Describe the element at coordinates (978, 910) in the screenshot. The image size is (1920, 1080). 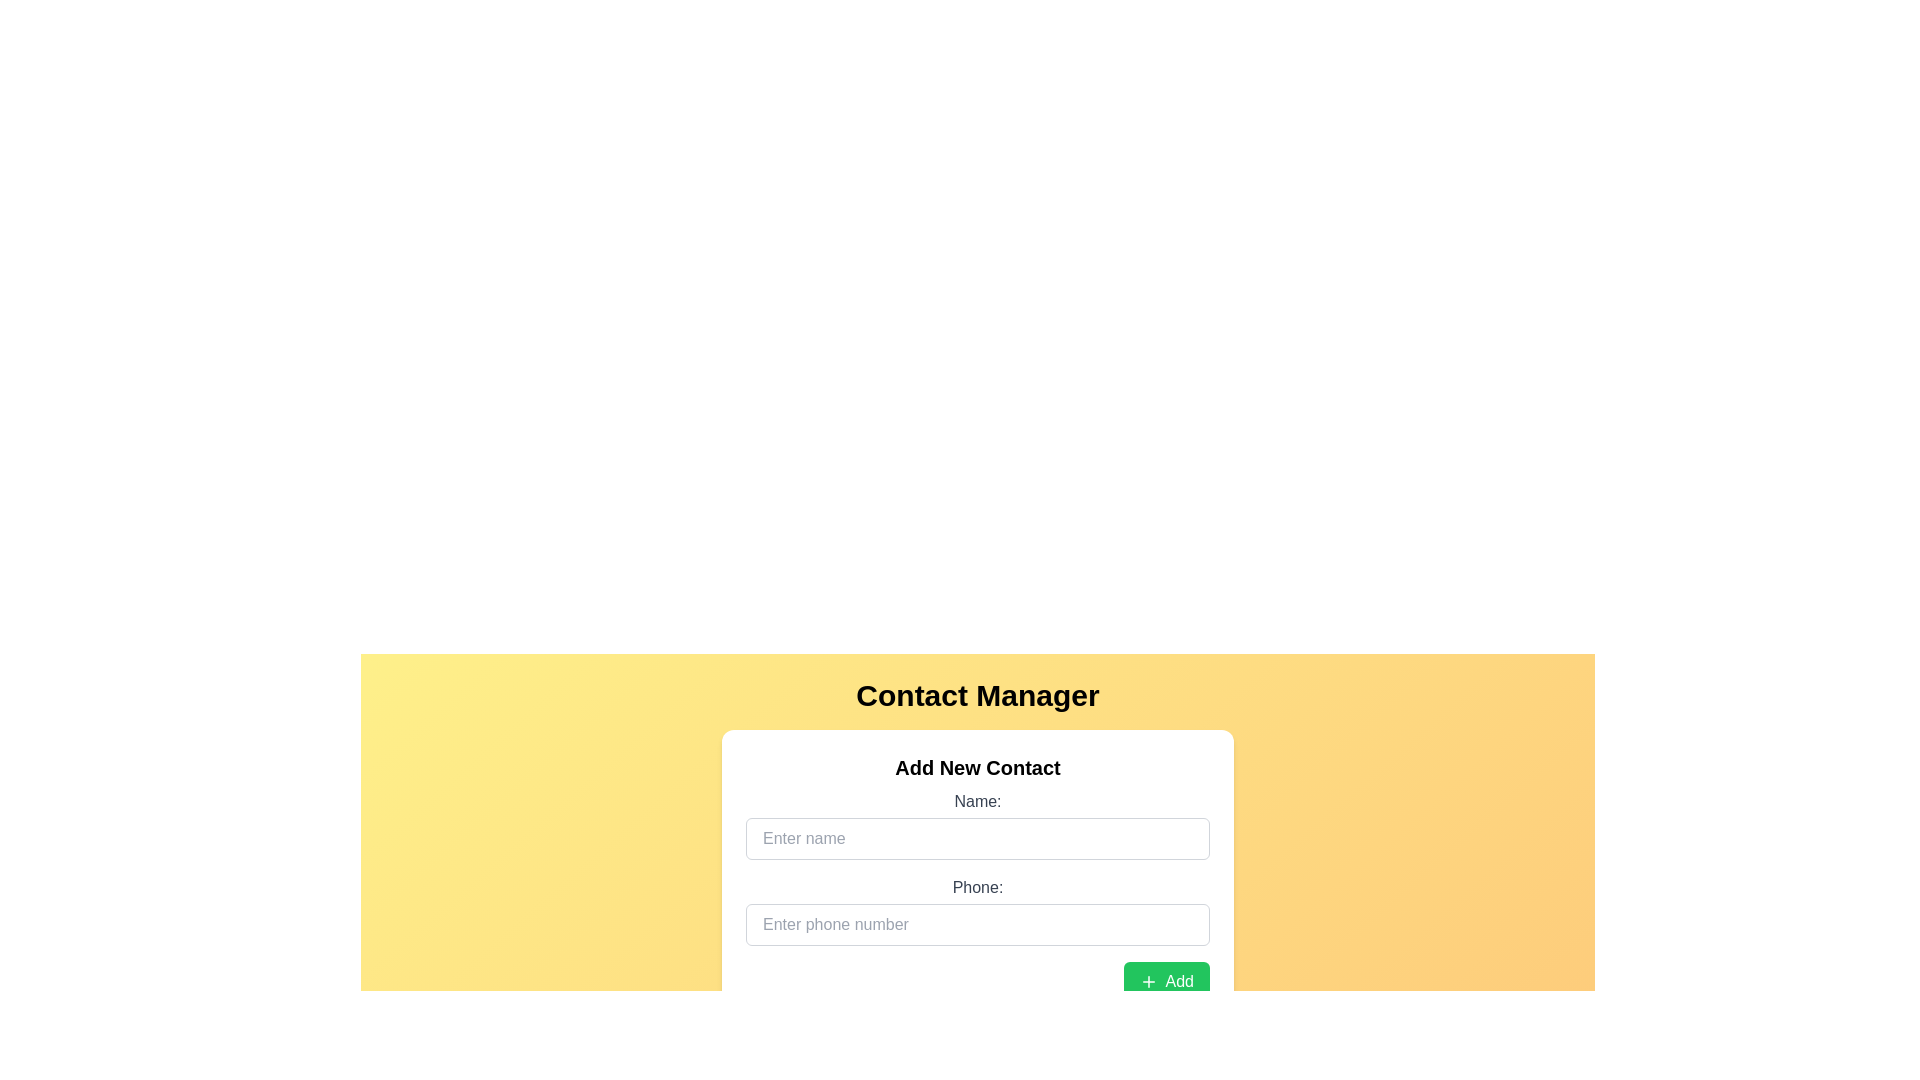
I see `the phone number input field in the 'Add New Contact' form` at that location.